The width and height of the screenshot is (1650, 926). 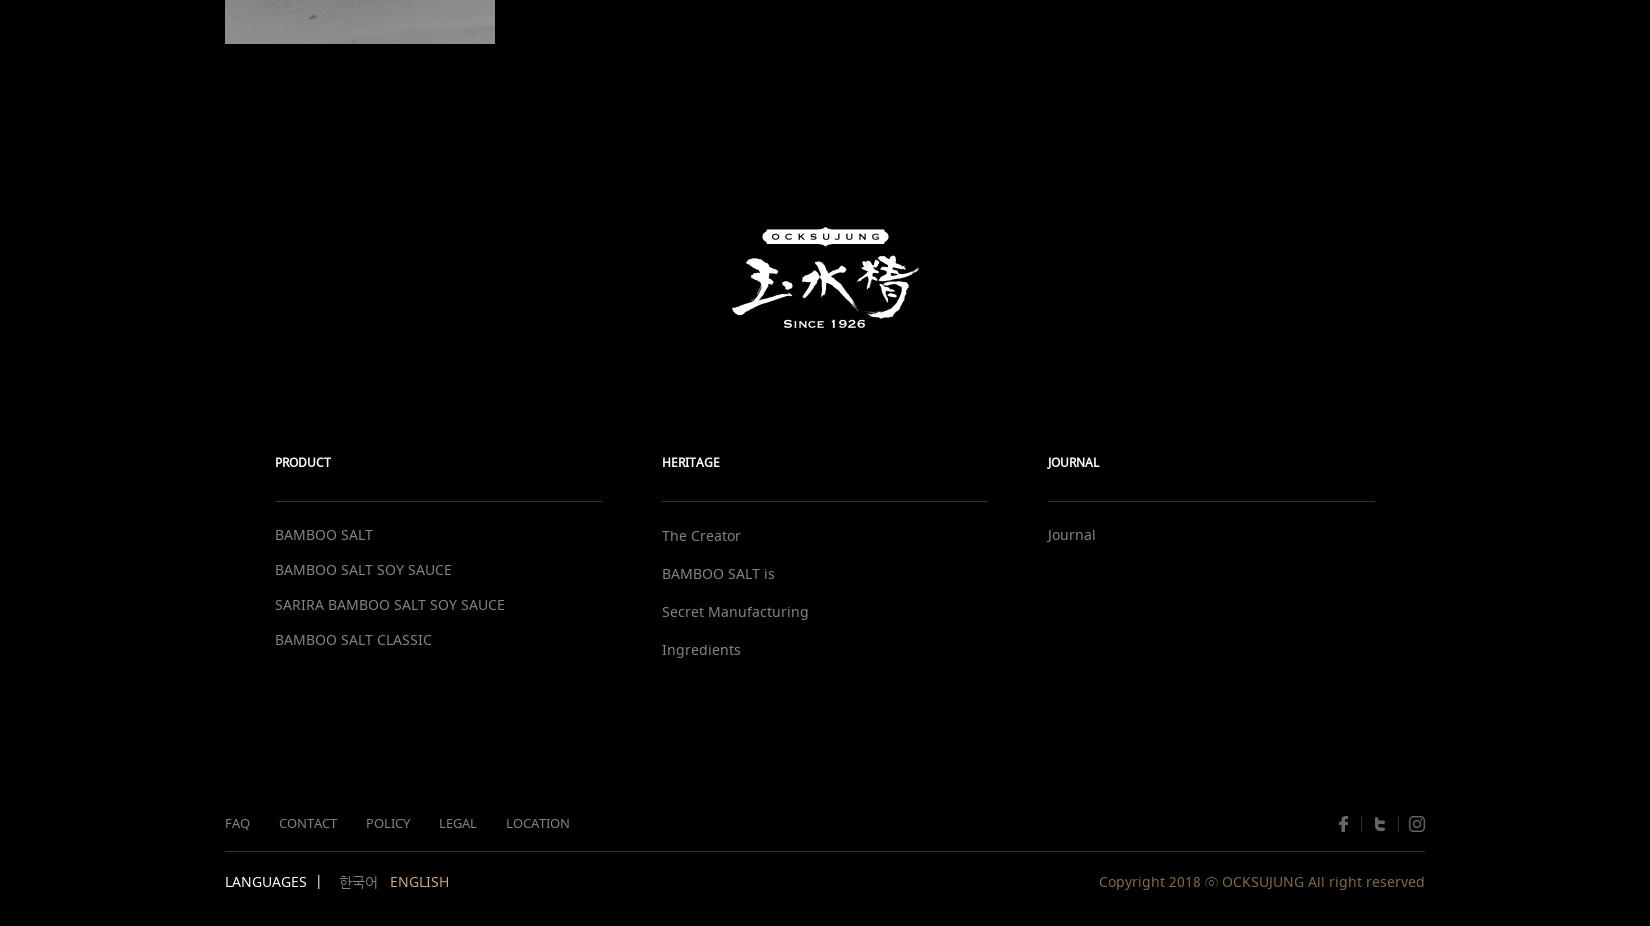 What do you see at coordinates (699, 648) in the screenshot?
I see `'Ingredients'` at bounding box center [699, 648].